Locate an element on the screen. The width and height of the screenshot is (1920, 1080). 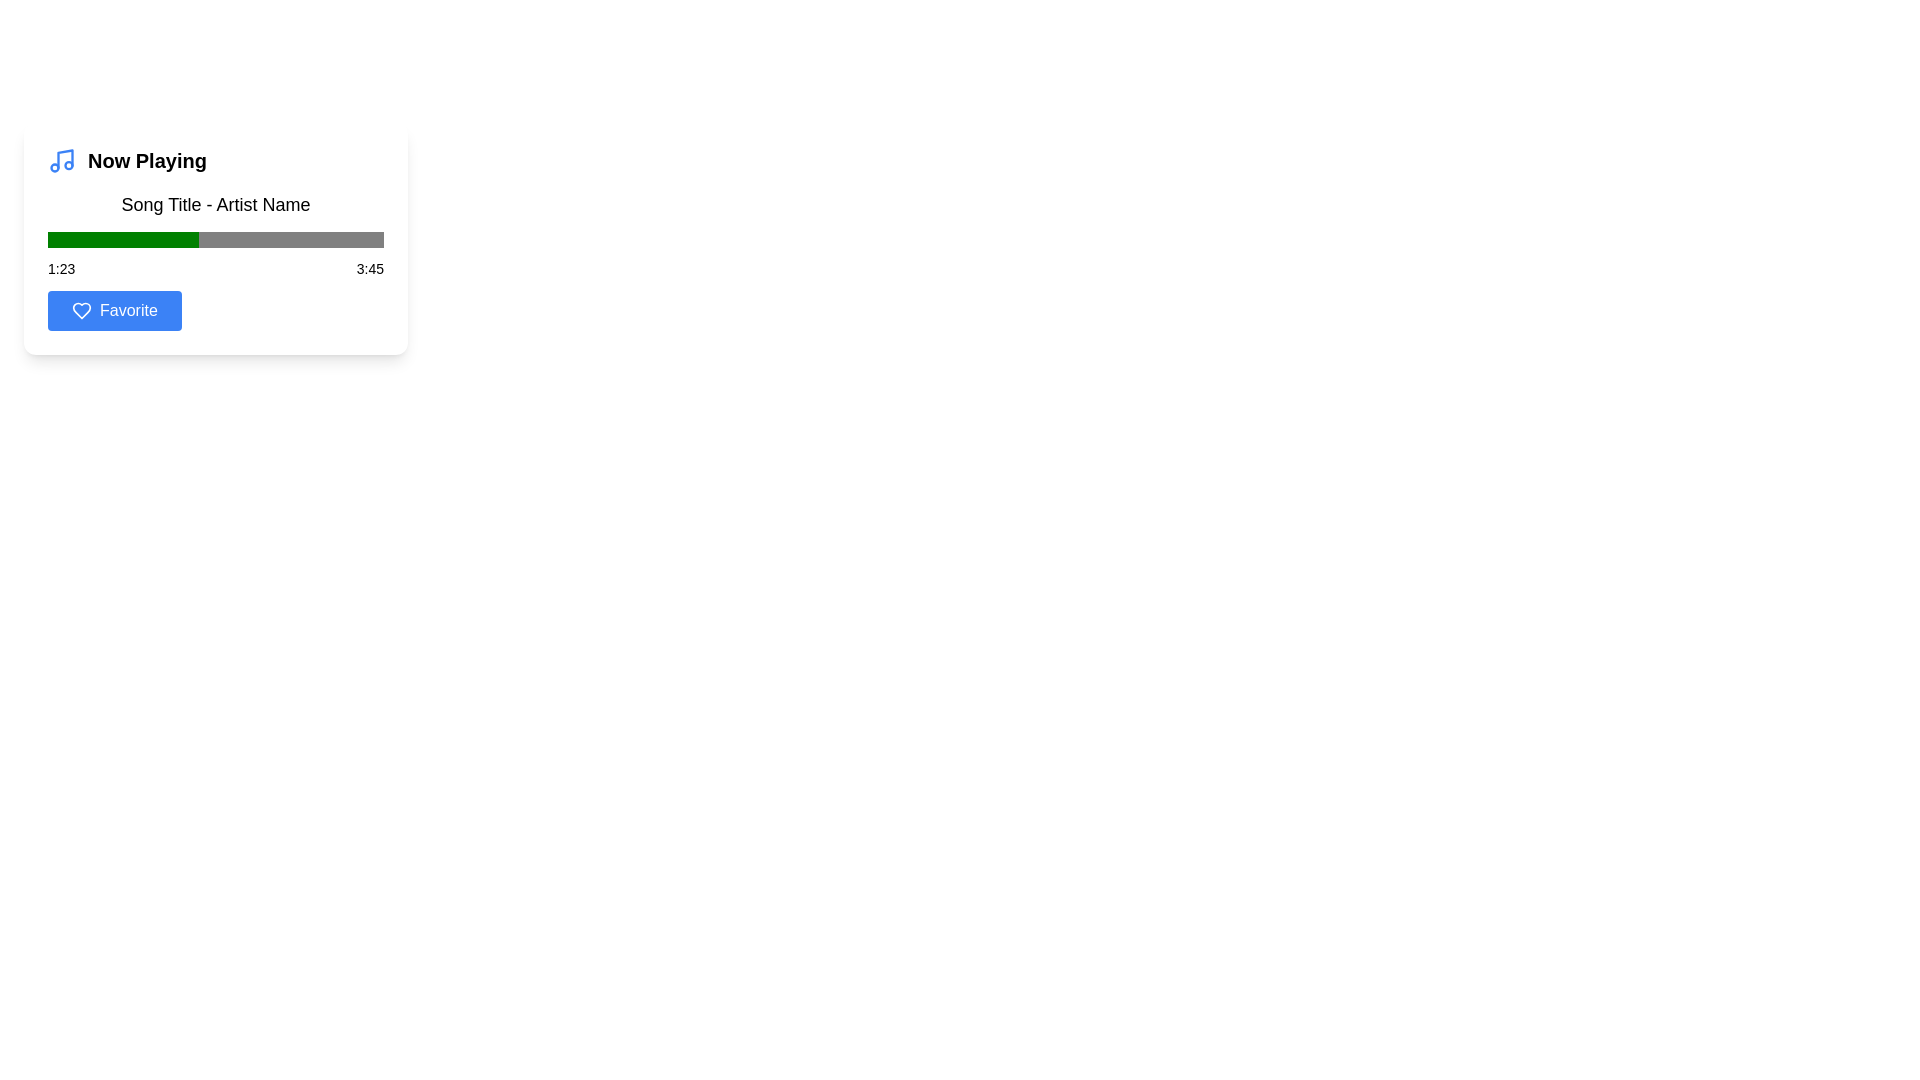
the text label displaying the time '1:23' in the music player interface, located near the bottom-left edge of the progress bar is located at coordinates (61, 268).